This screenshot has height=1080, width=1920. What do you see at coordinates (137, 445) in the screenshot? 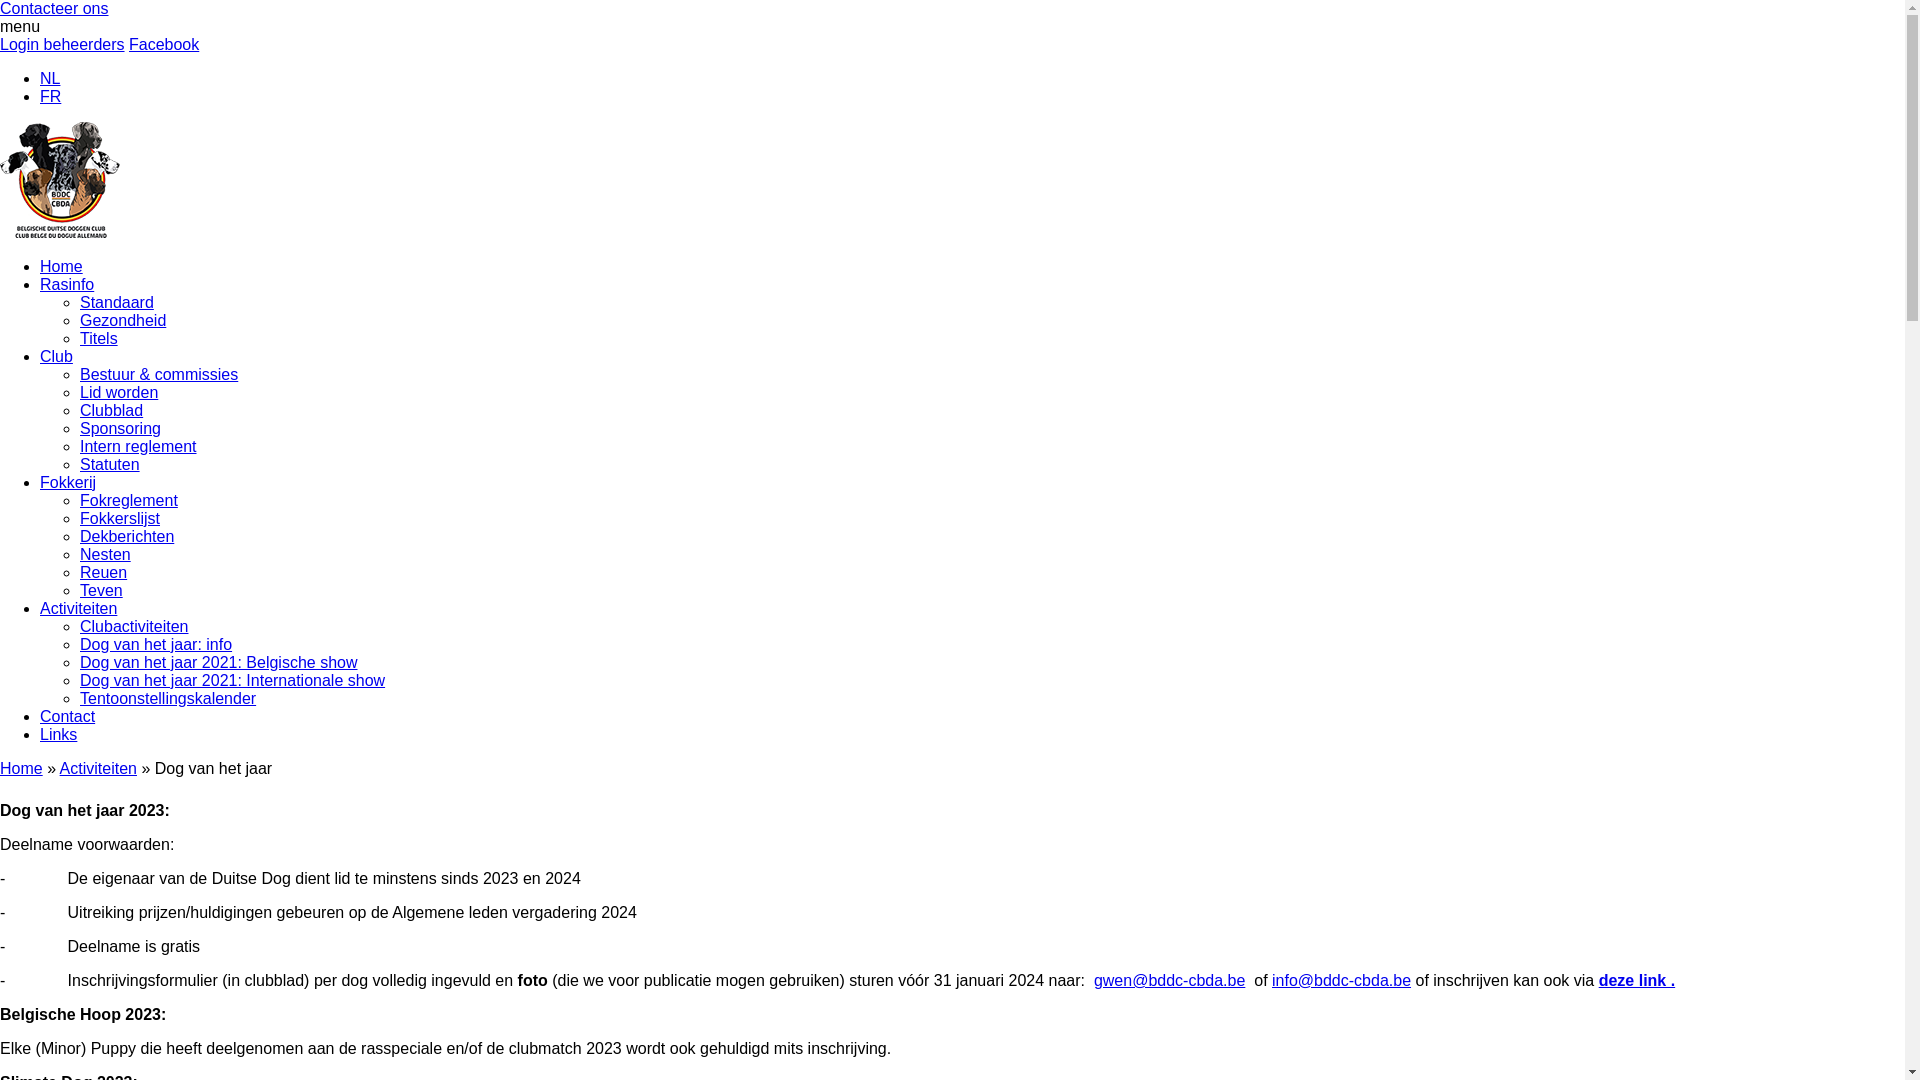
I see `'Intern reglement'` at bounding box center [137, 445].